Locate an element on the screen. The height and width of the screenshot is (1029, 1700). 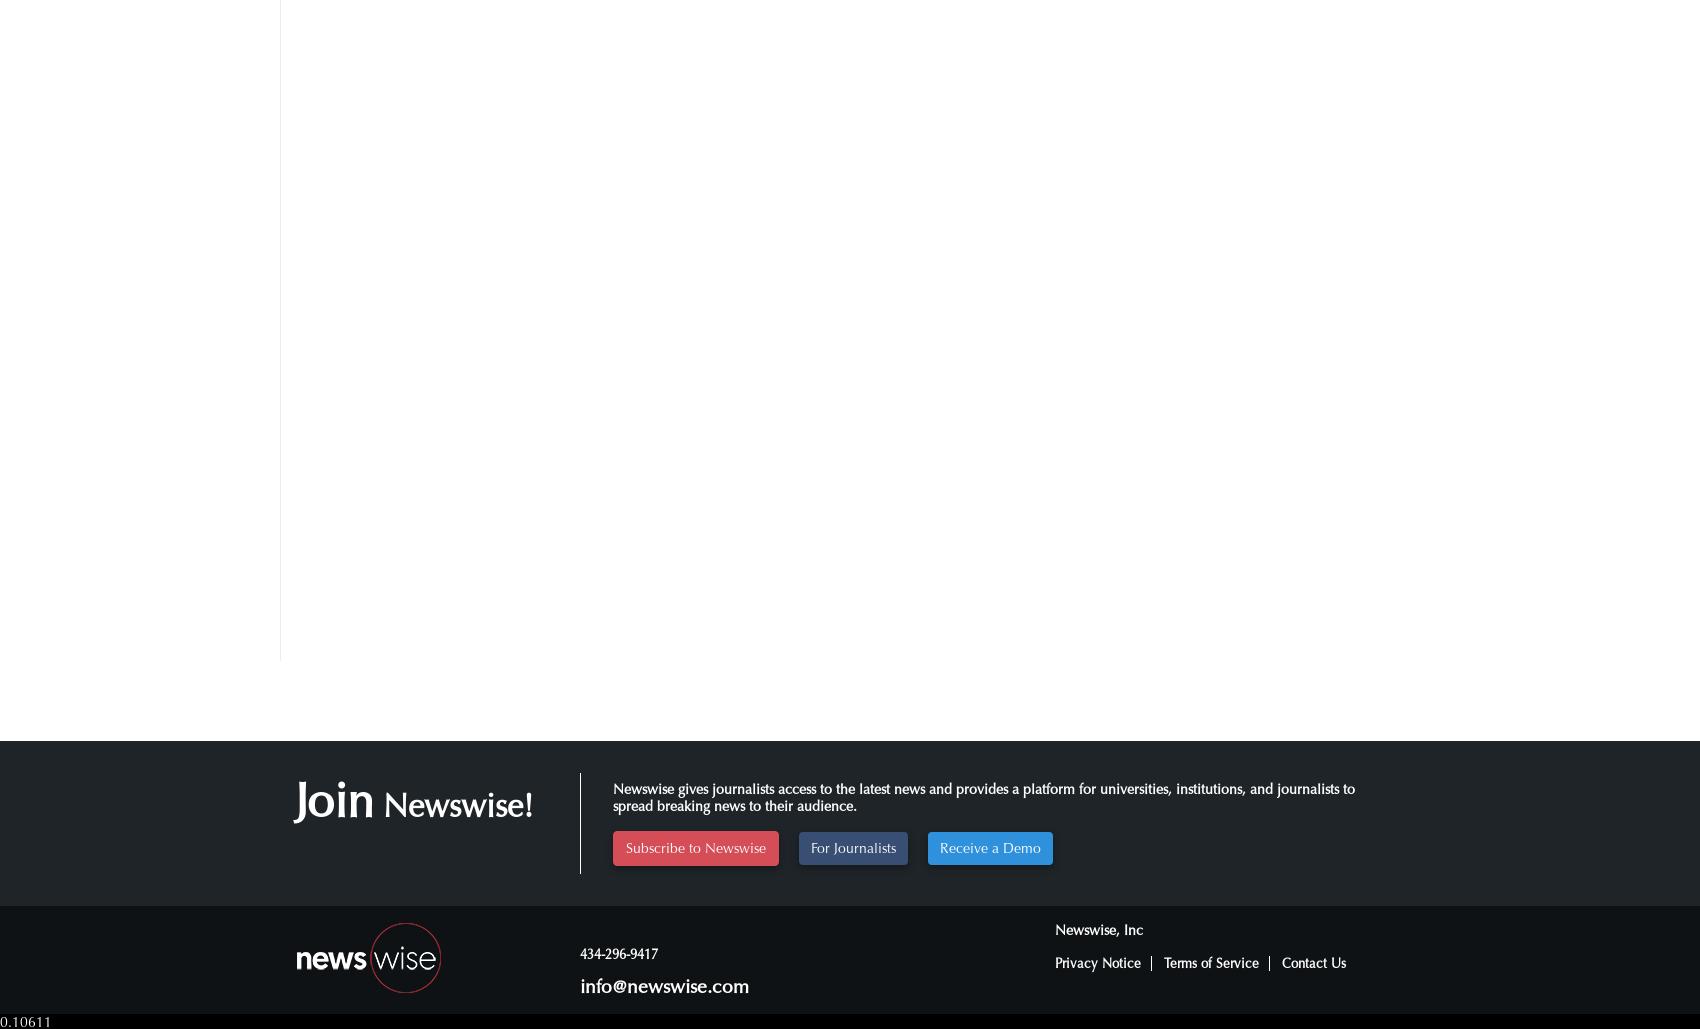
'Contact Us' is located at coordinates (1281, 961).